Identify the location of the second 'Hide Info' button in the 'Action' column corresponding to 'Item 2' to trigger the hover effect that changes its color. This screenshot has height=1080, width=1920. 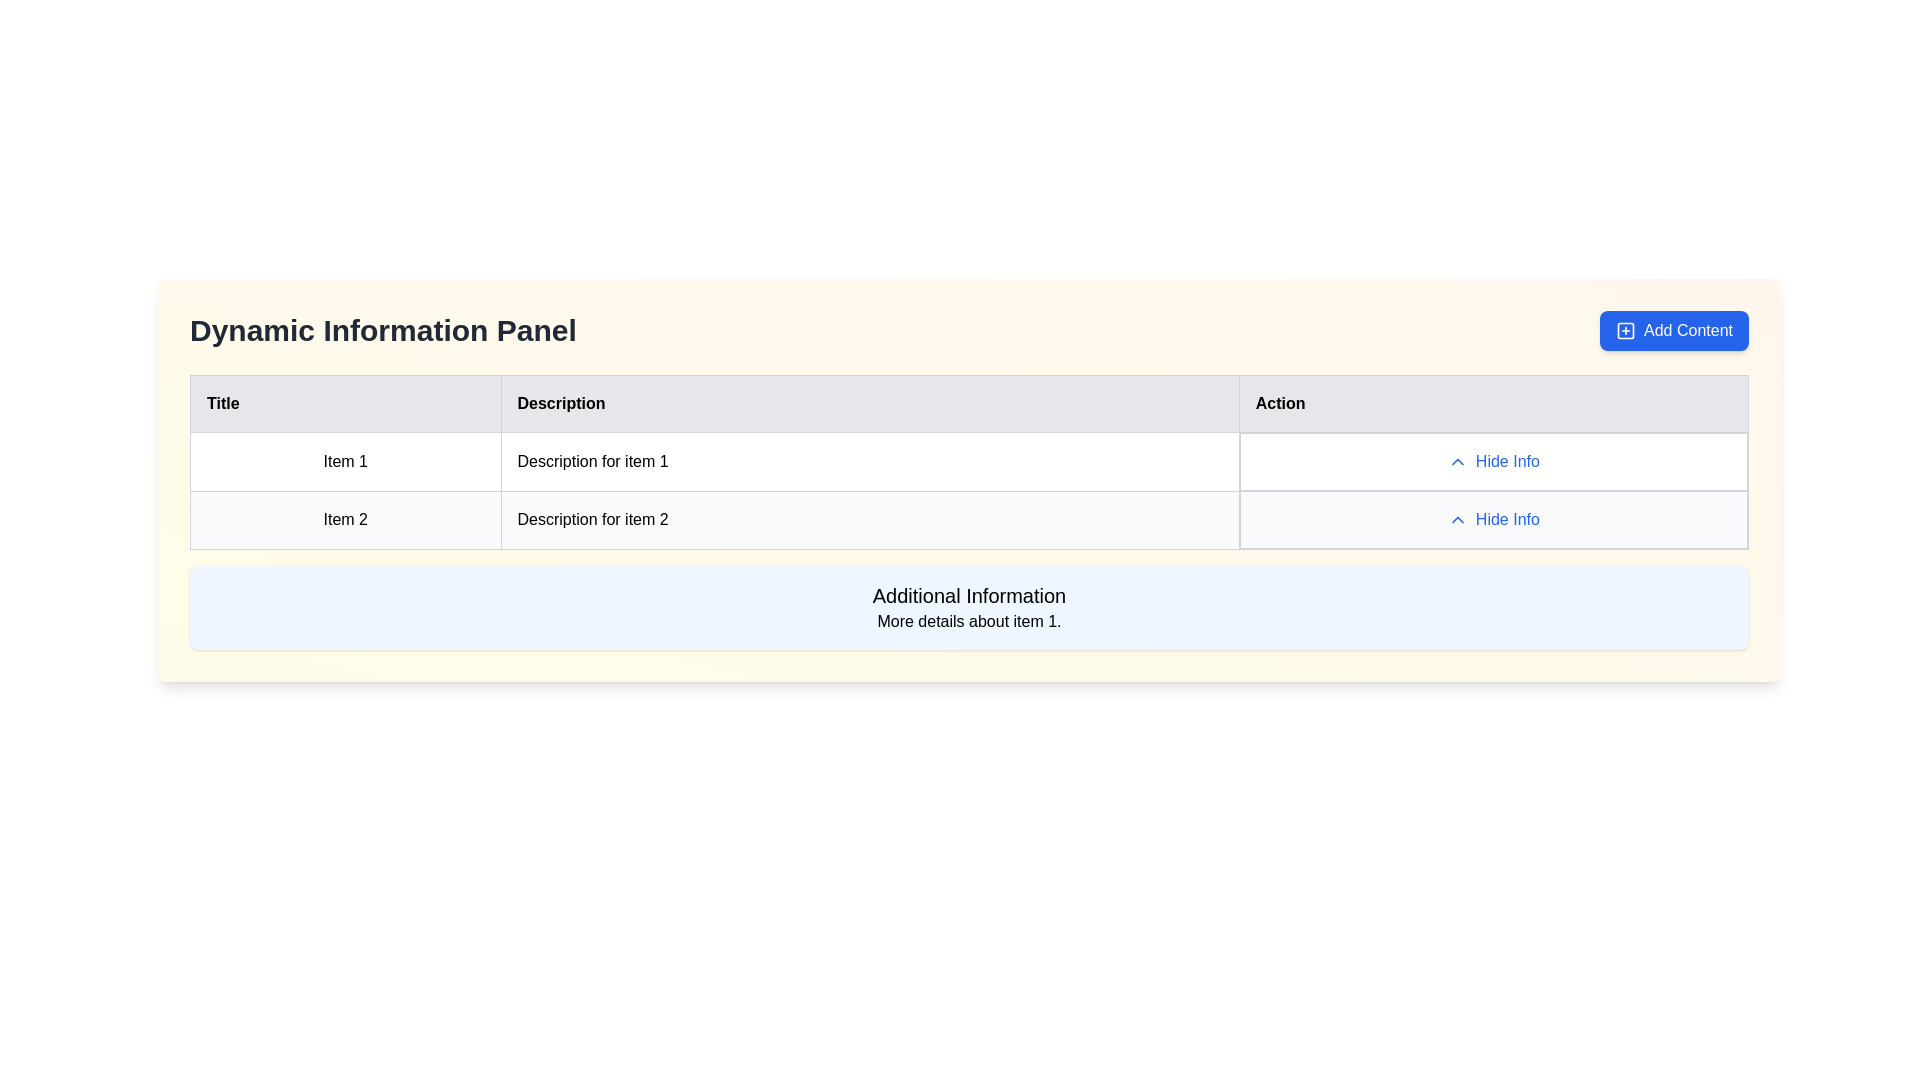
(1493, 519).